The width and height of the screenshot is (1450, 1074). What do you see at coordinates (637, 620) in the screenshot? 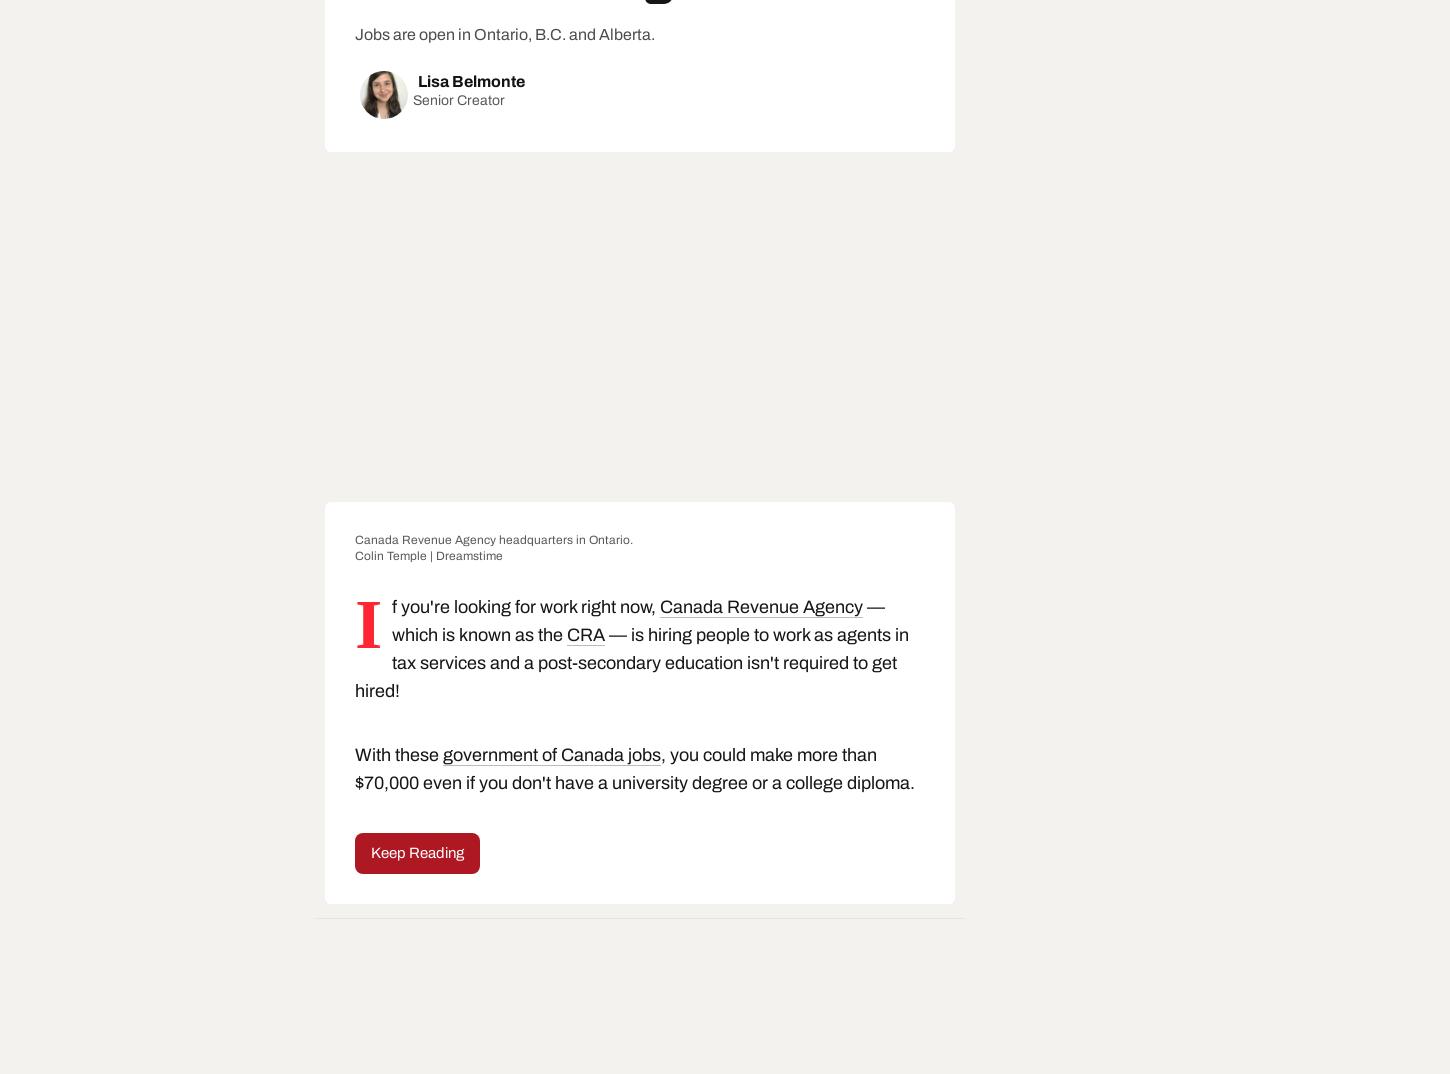
I see `'— which is known as the'` at bounding box center [637, 620].